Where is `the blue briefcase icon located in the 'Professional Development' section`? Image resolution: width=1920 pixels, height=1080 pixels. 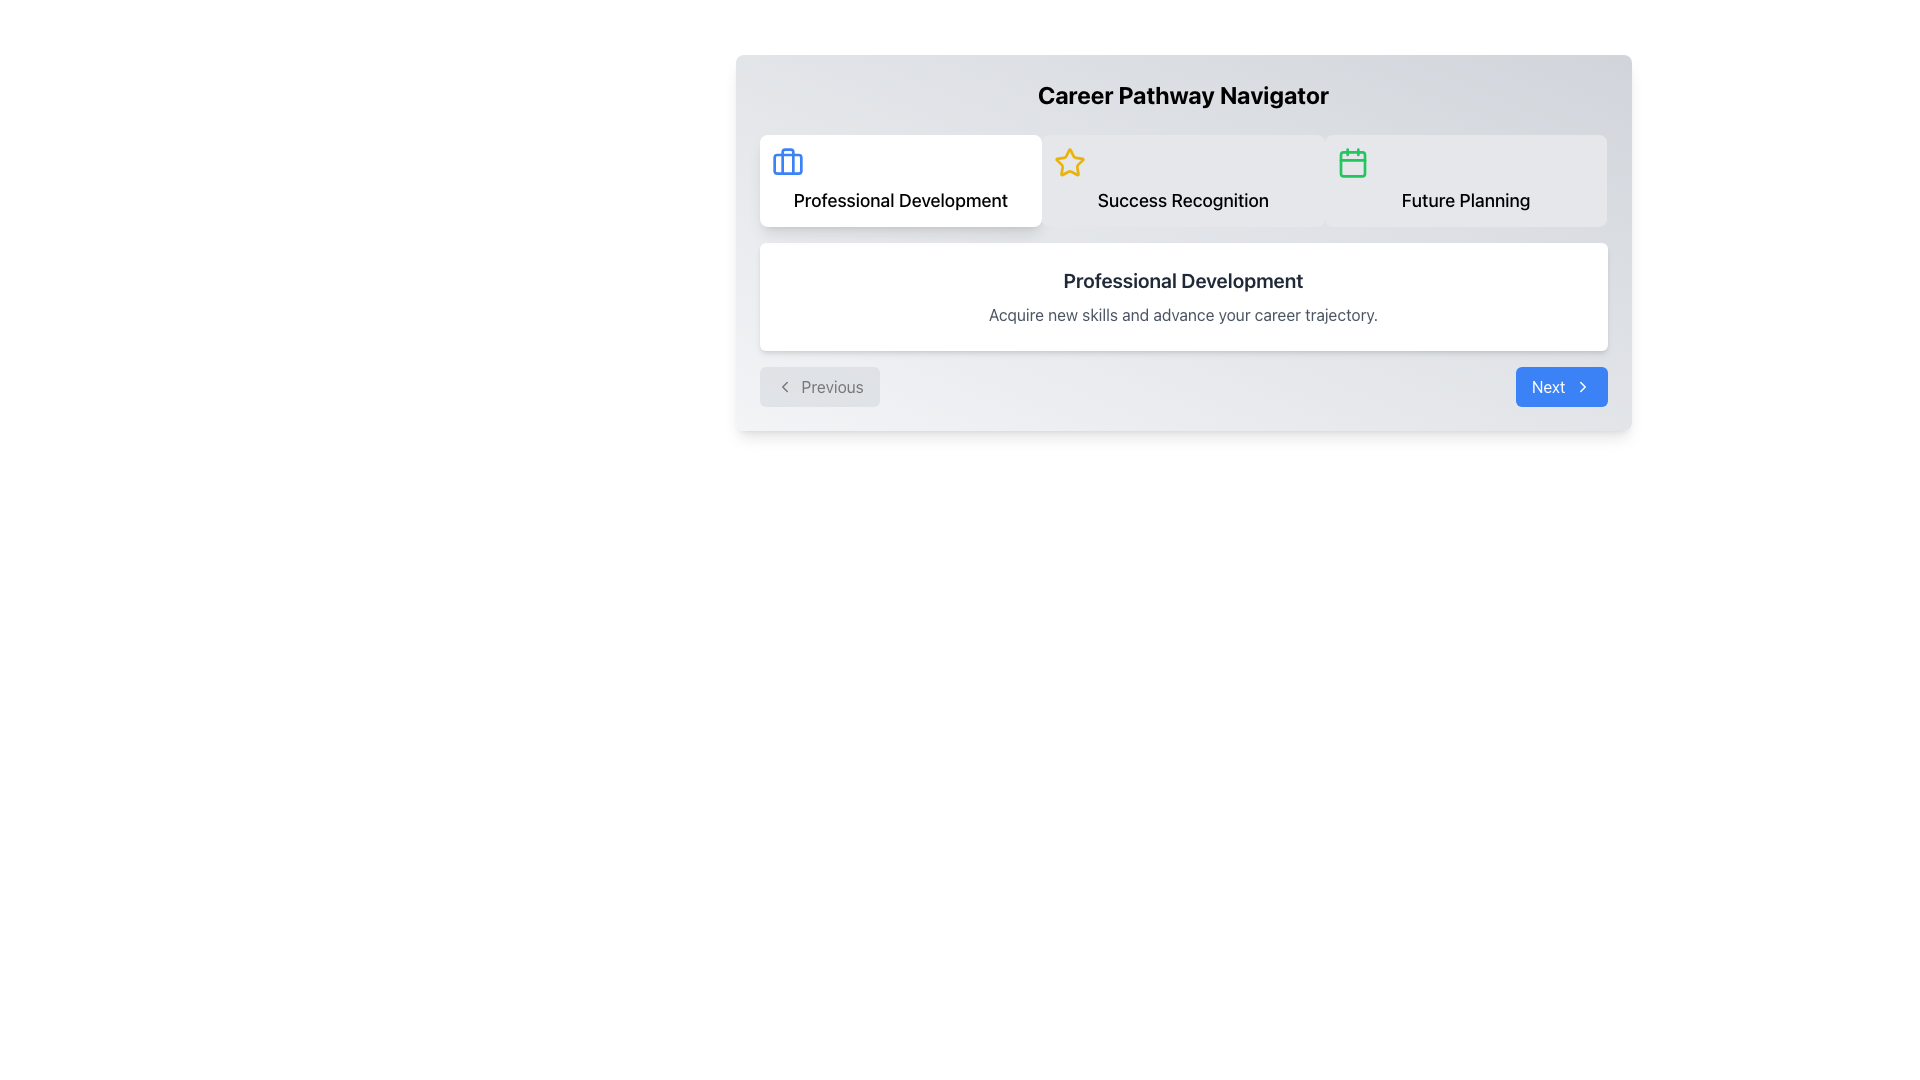 the blue briefcase icon located in the 'Professional Development' section is located at coordinates (786, 161).